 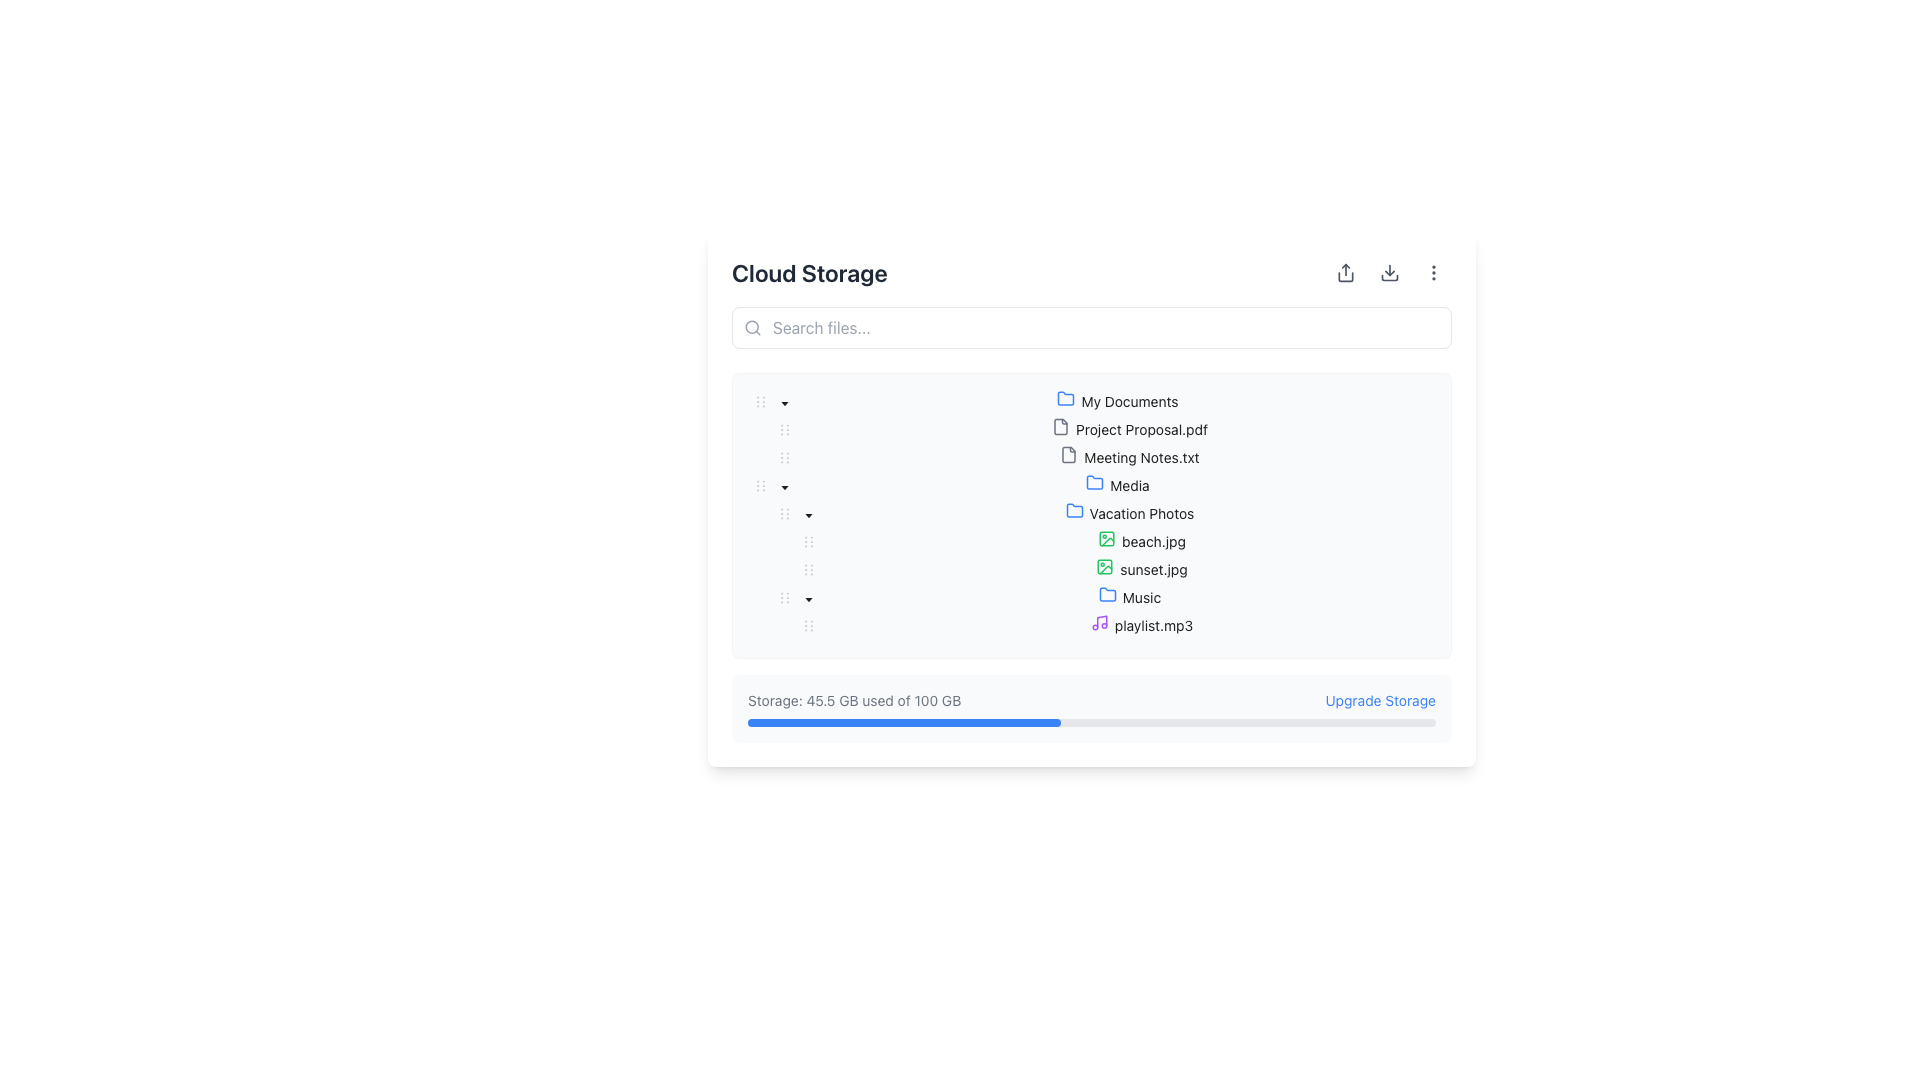 I want to click on the circular download button, which is the middle button in a group of three, to initiate a download, so click(x=1389, y=273).